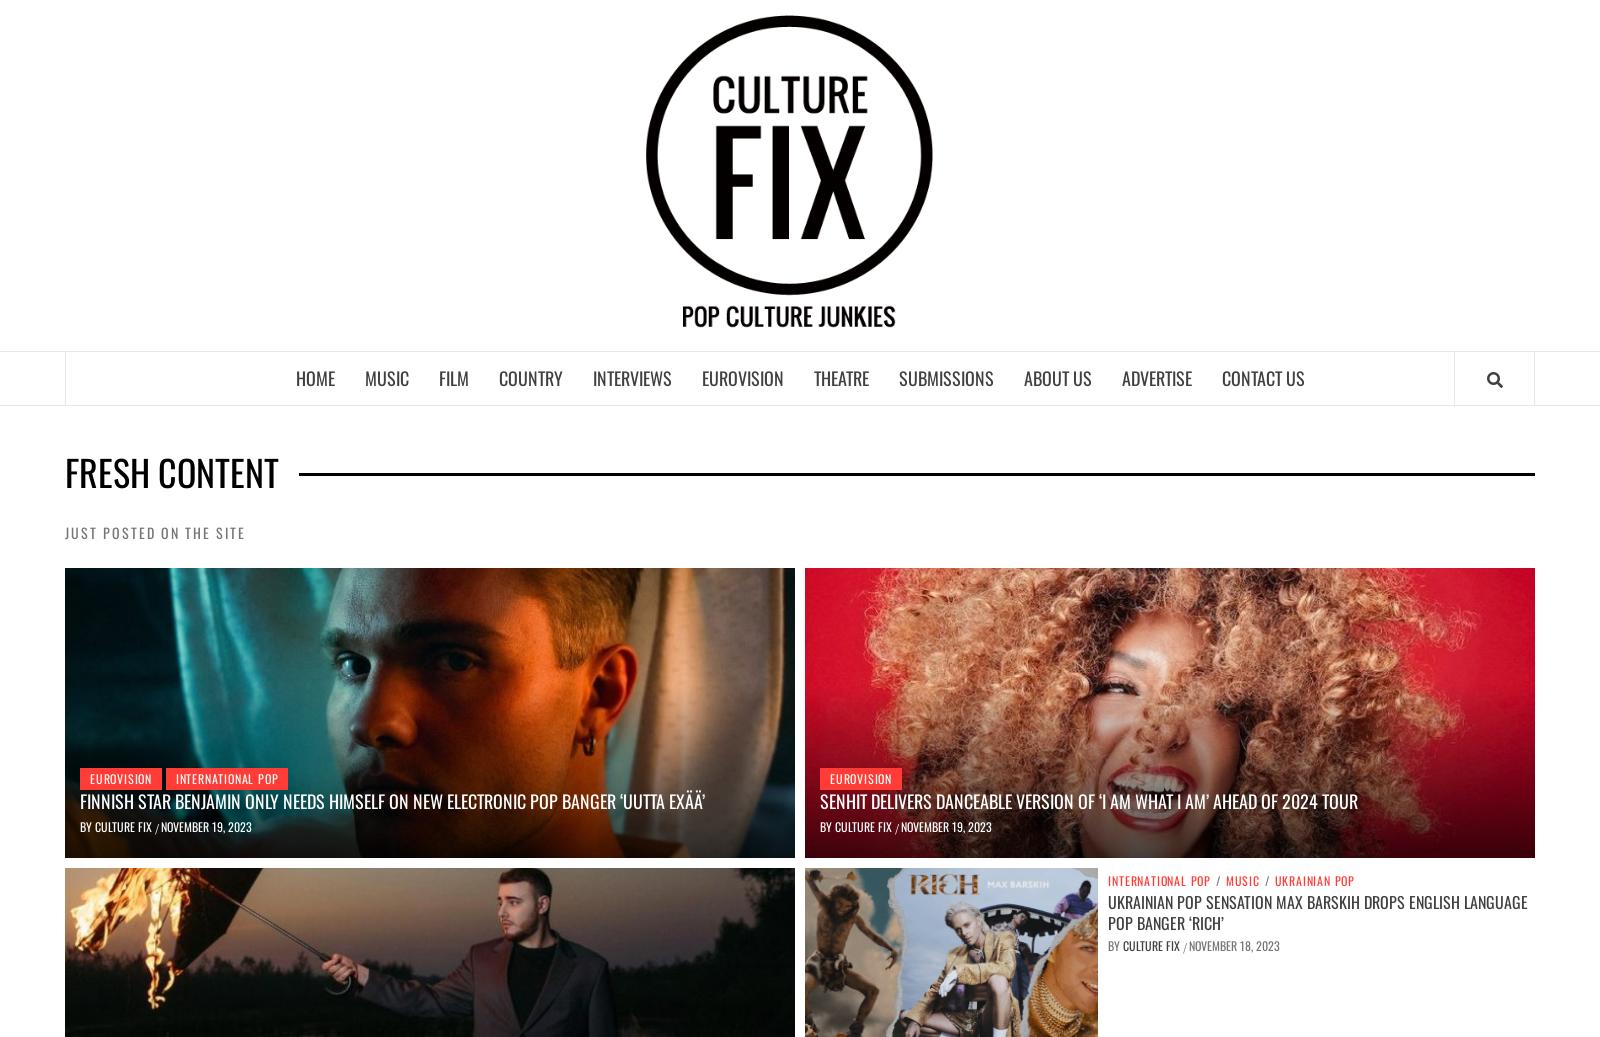 The image size is (1600, 1037). I want to click on 'International Pop', so click(444, 487).